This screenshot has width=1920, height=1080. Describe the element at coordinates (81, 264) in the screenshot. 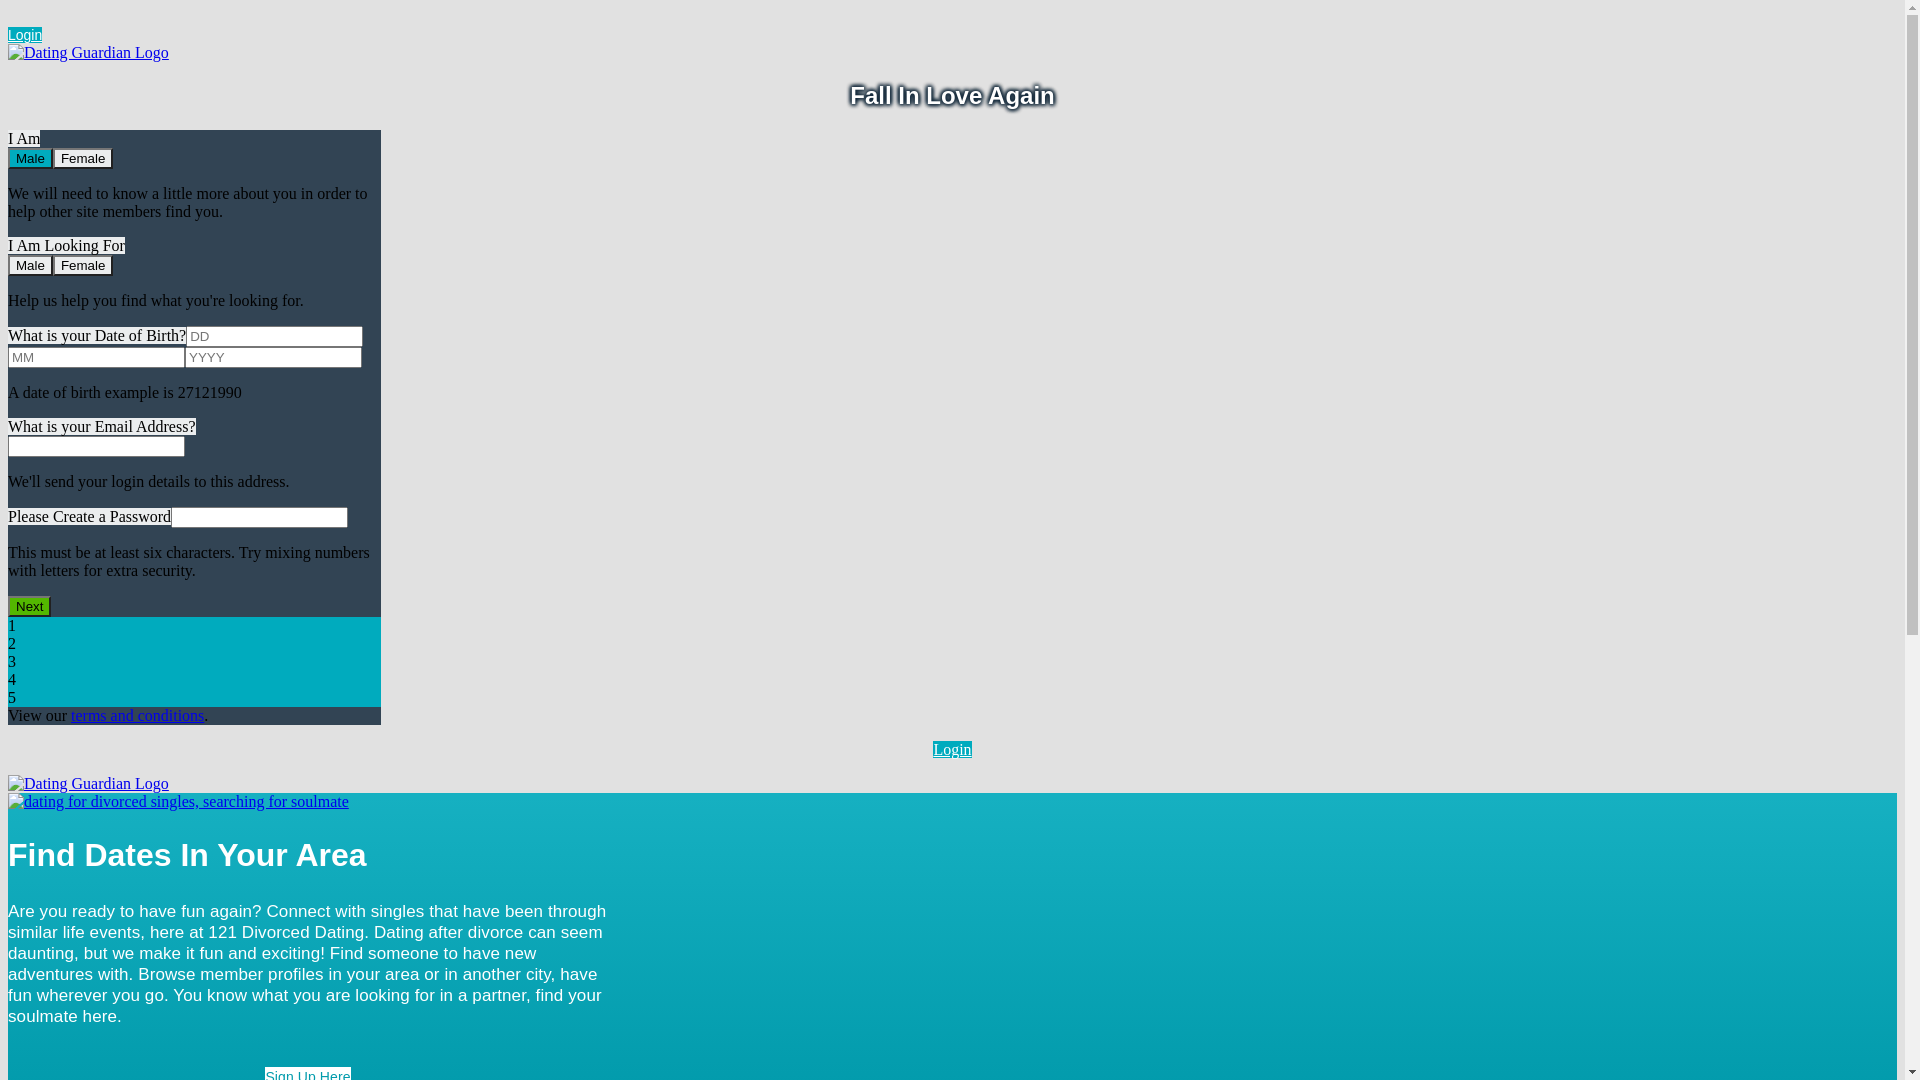

I see `'Female'` at that location.